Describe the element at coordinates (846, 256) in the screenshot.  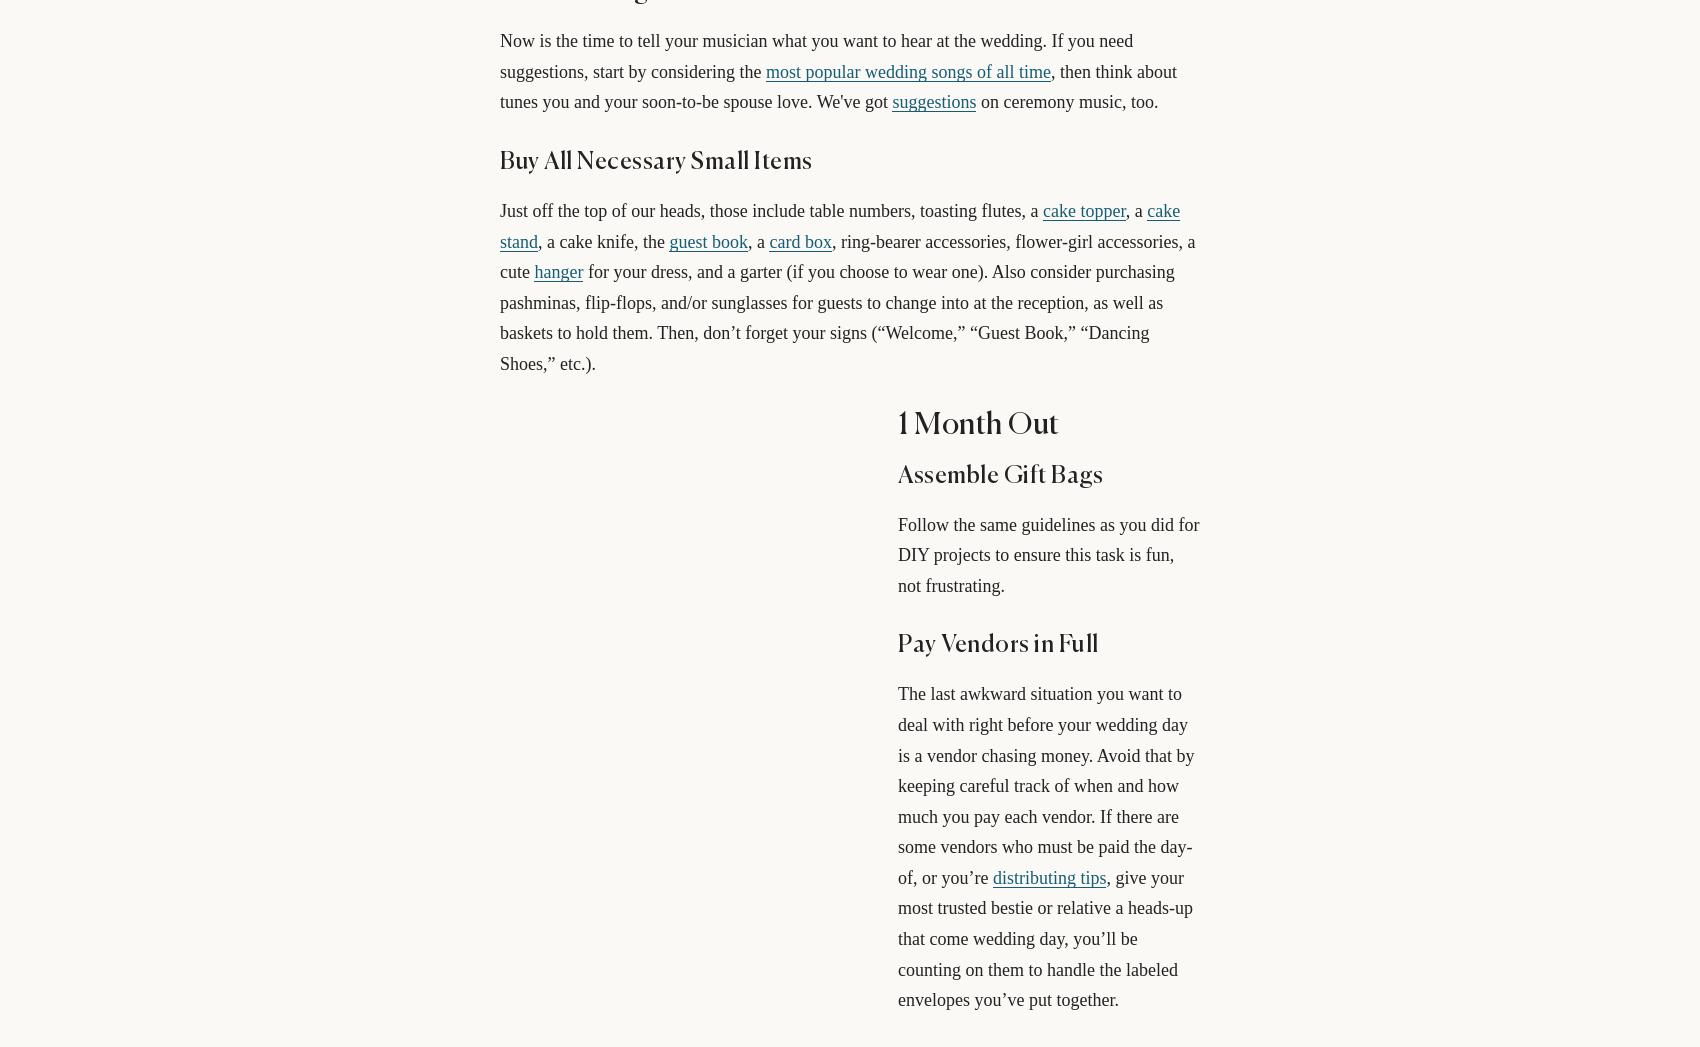
I see `', ring-bearer accessories, flower-girl accessories, a cute'` at that location.